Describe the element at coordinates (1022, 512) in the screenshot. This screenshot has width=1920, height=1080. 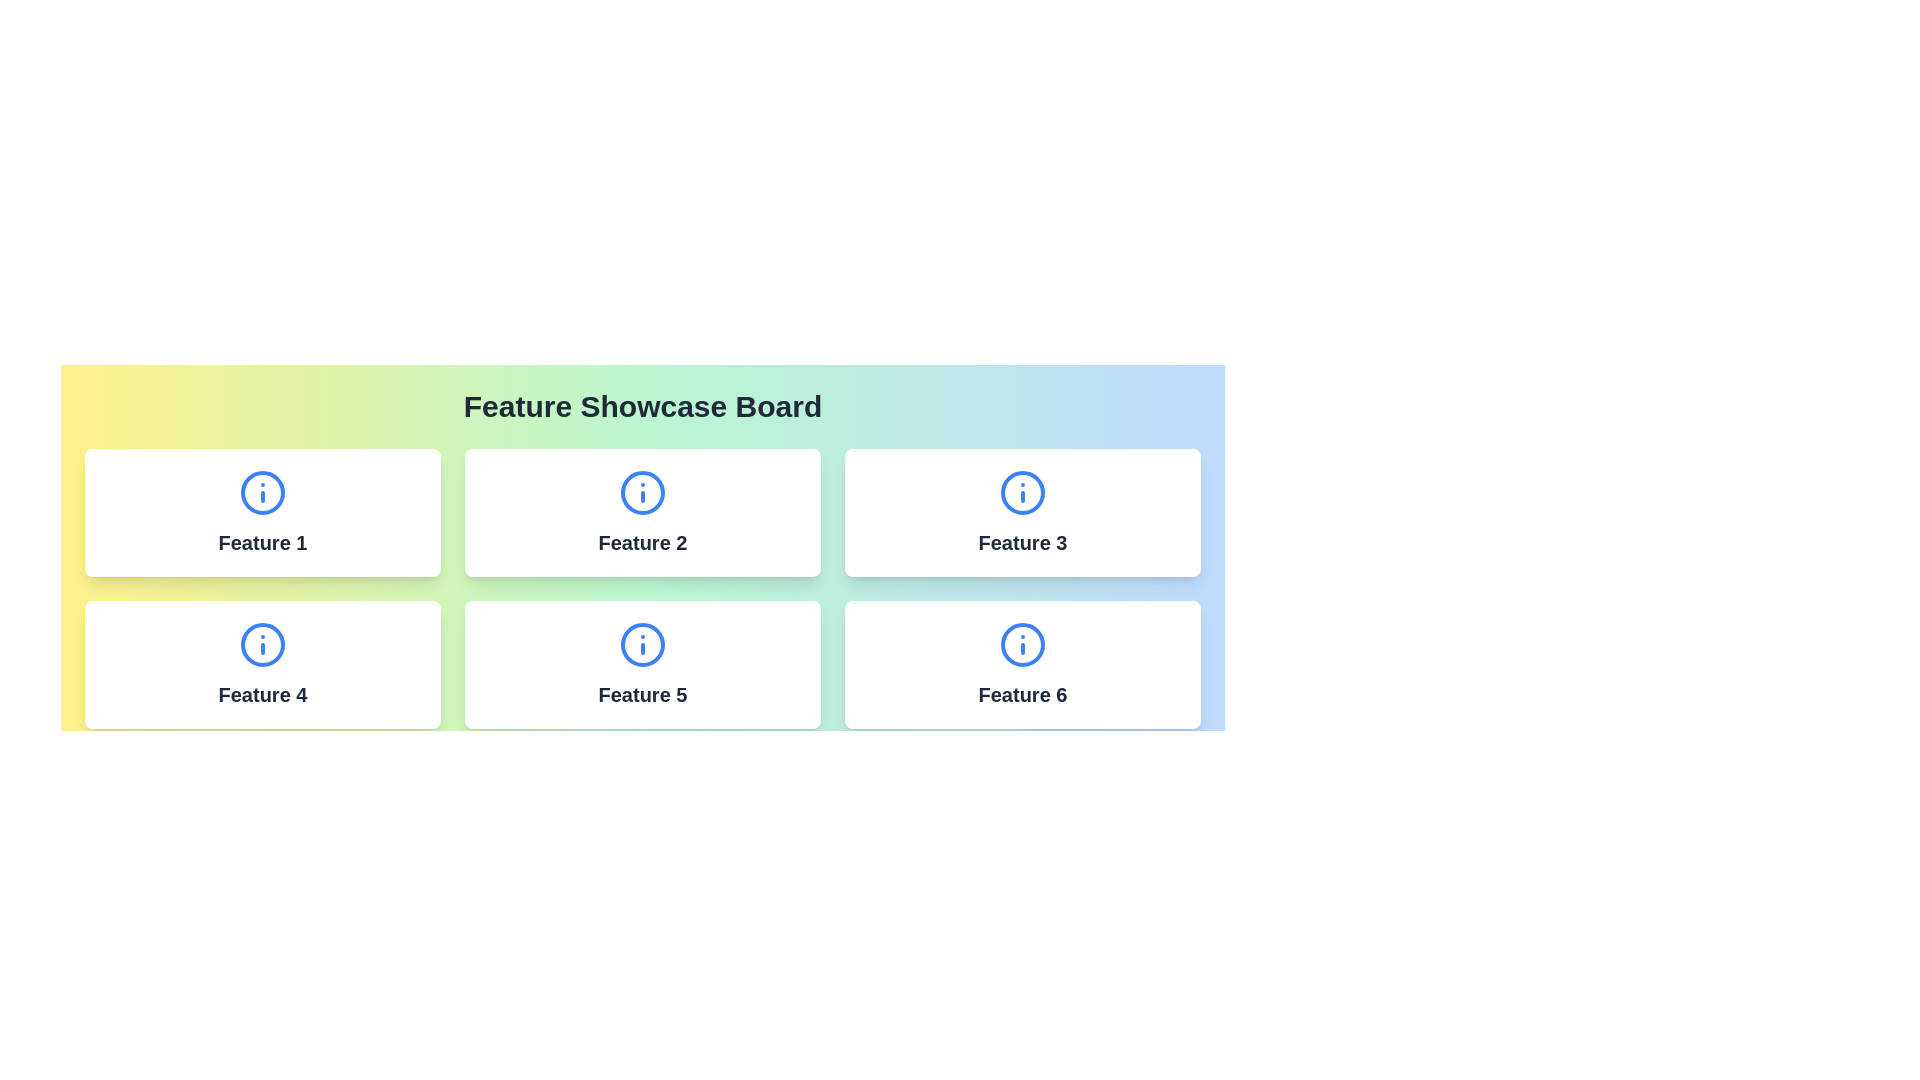
I see `the third card in the top row of a grid layout, which provides additional information upon interaction` at that location.